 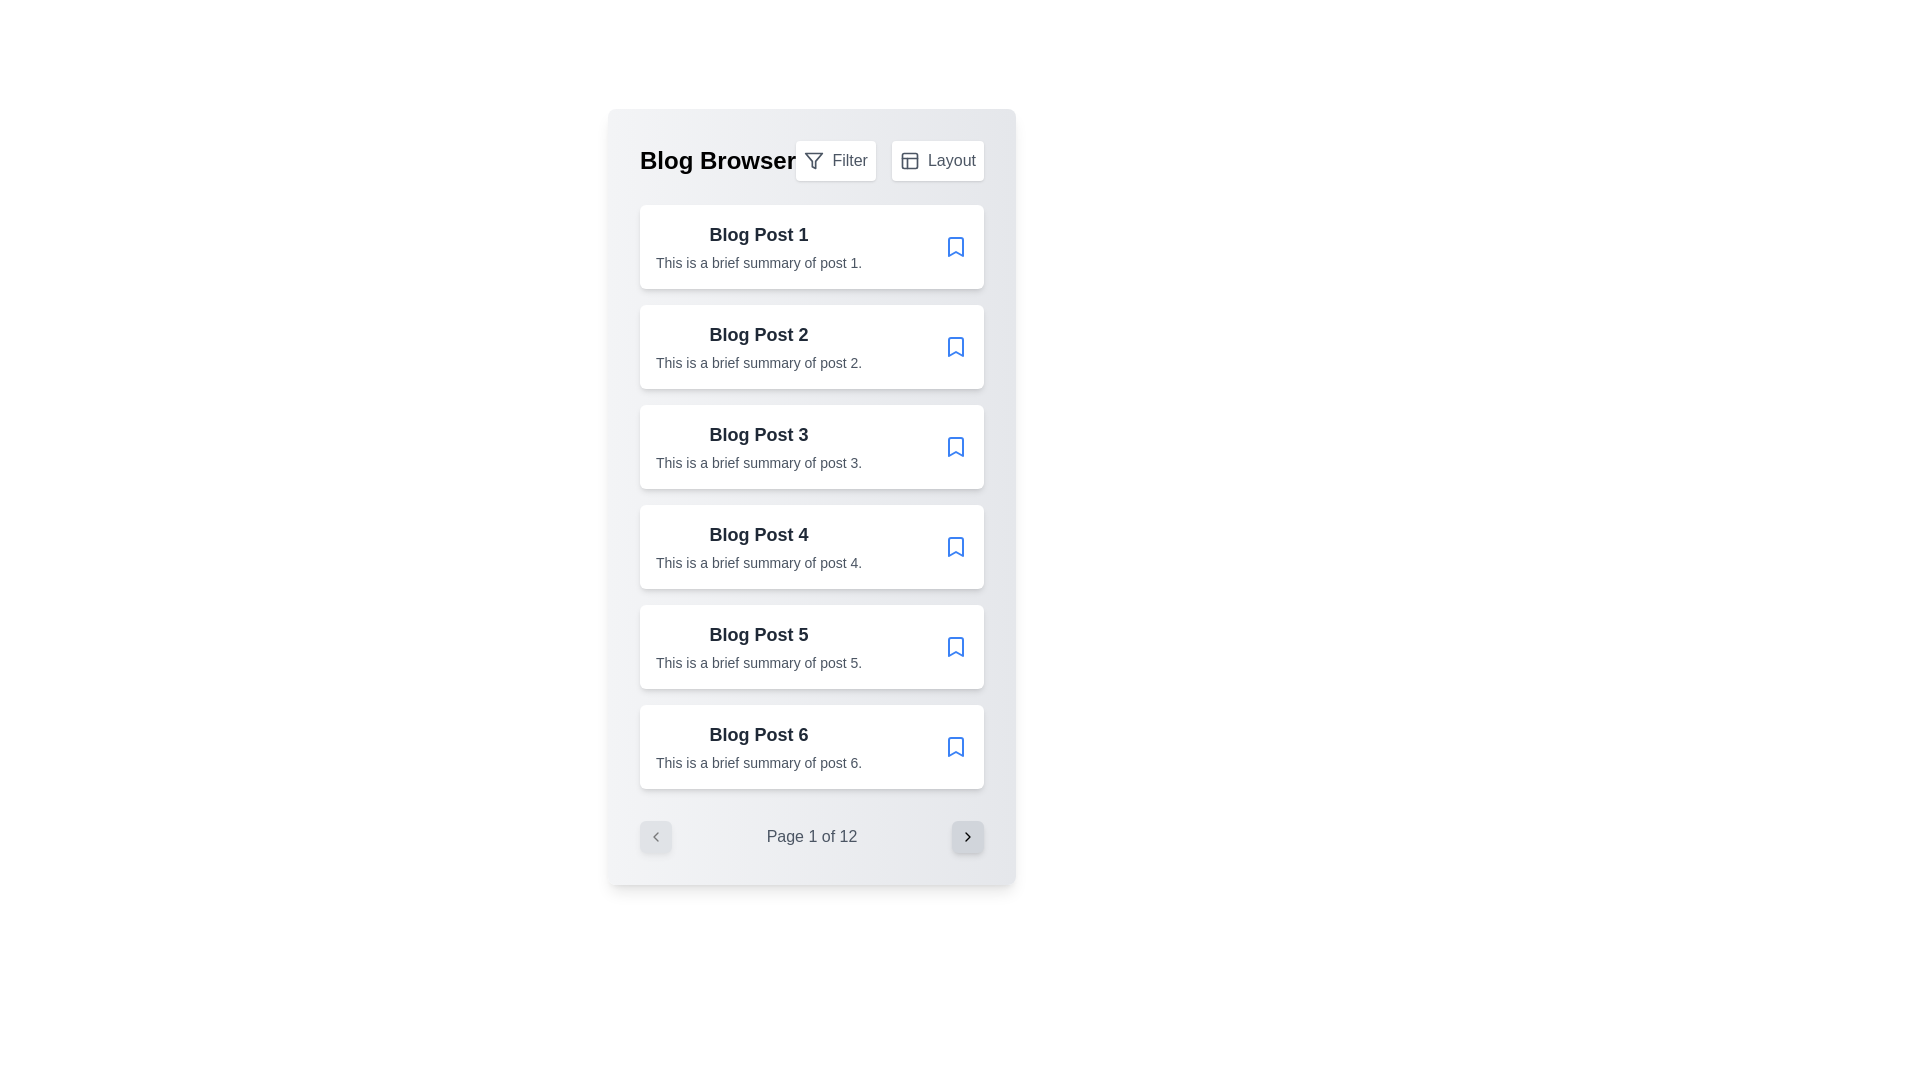 I want to click on the static text displaying 'Blog Post 3', which is the title of the third blog post entry in the list, styled with a large font size and bold weight, so click(x=758, y=434).